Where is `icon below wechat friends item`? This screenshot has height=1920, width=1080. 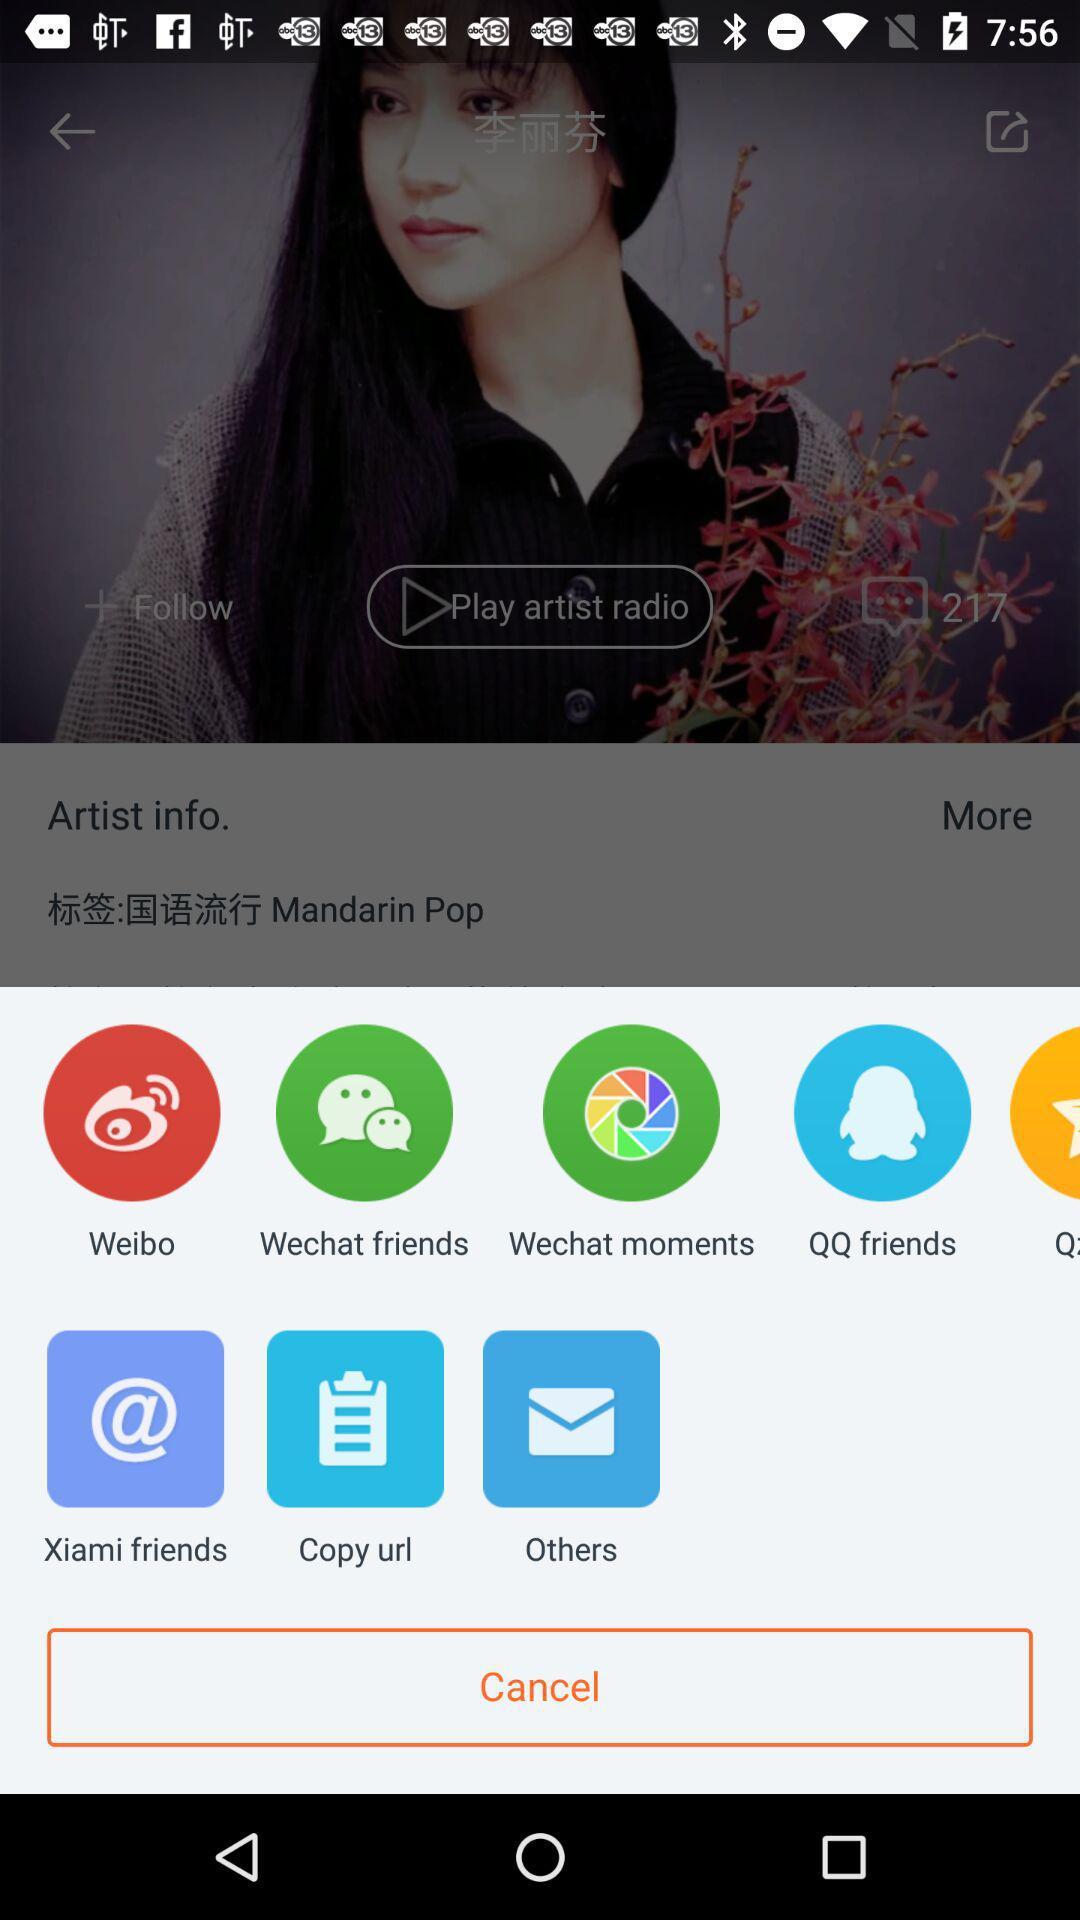
icon below wechat friends item is located at coordinates (354, 1450).